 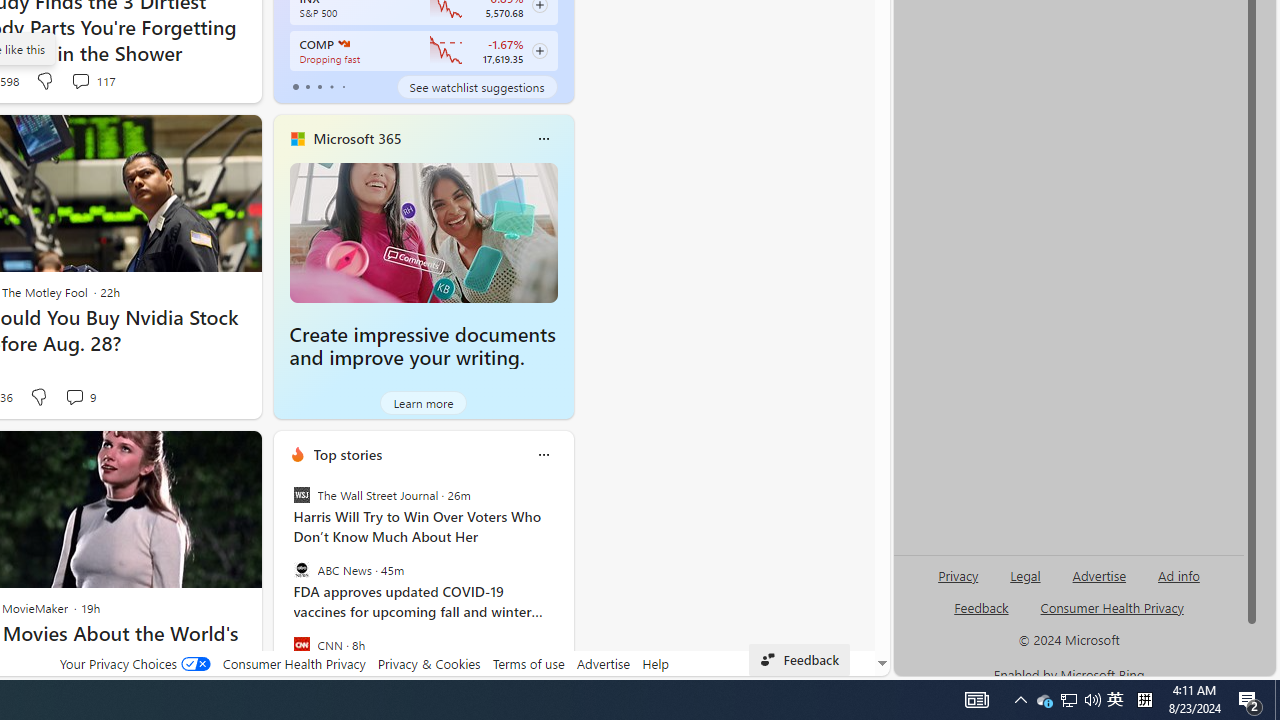 I want to click on 'View comments 117 Comment', so click(x=80, y=80).